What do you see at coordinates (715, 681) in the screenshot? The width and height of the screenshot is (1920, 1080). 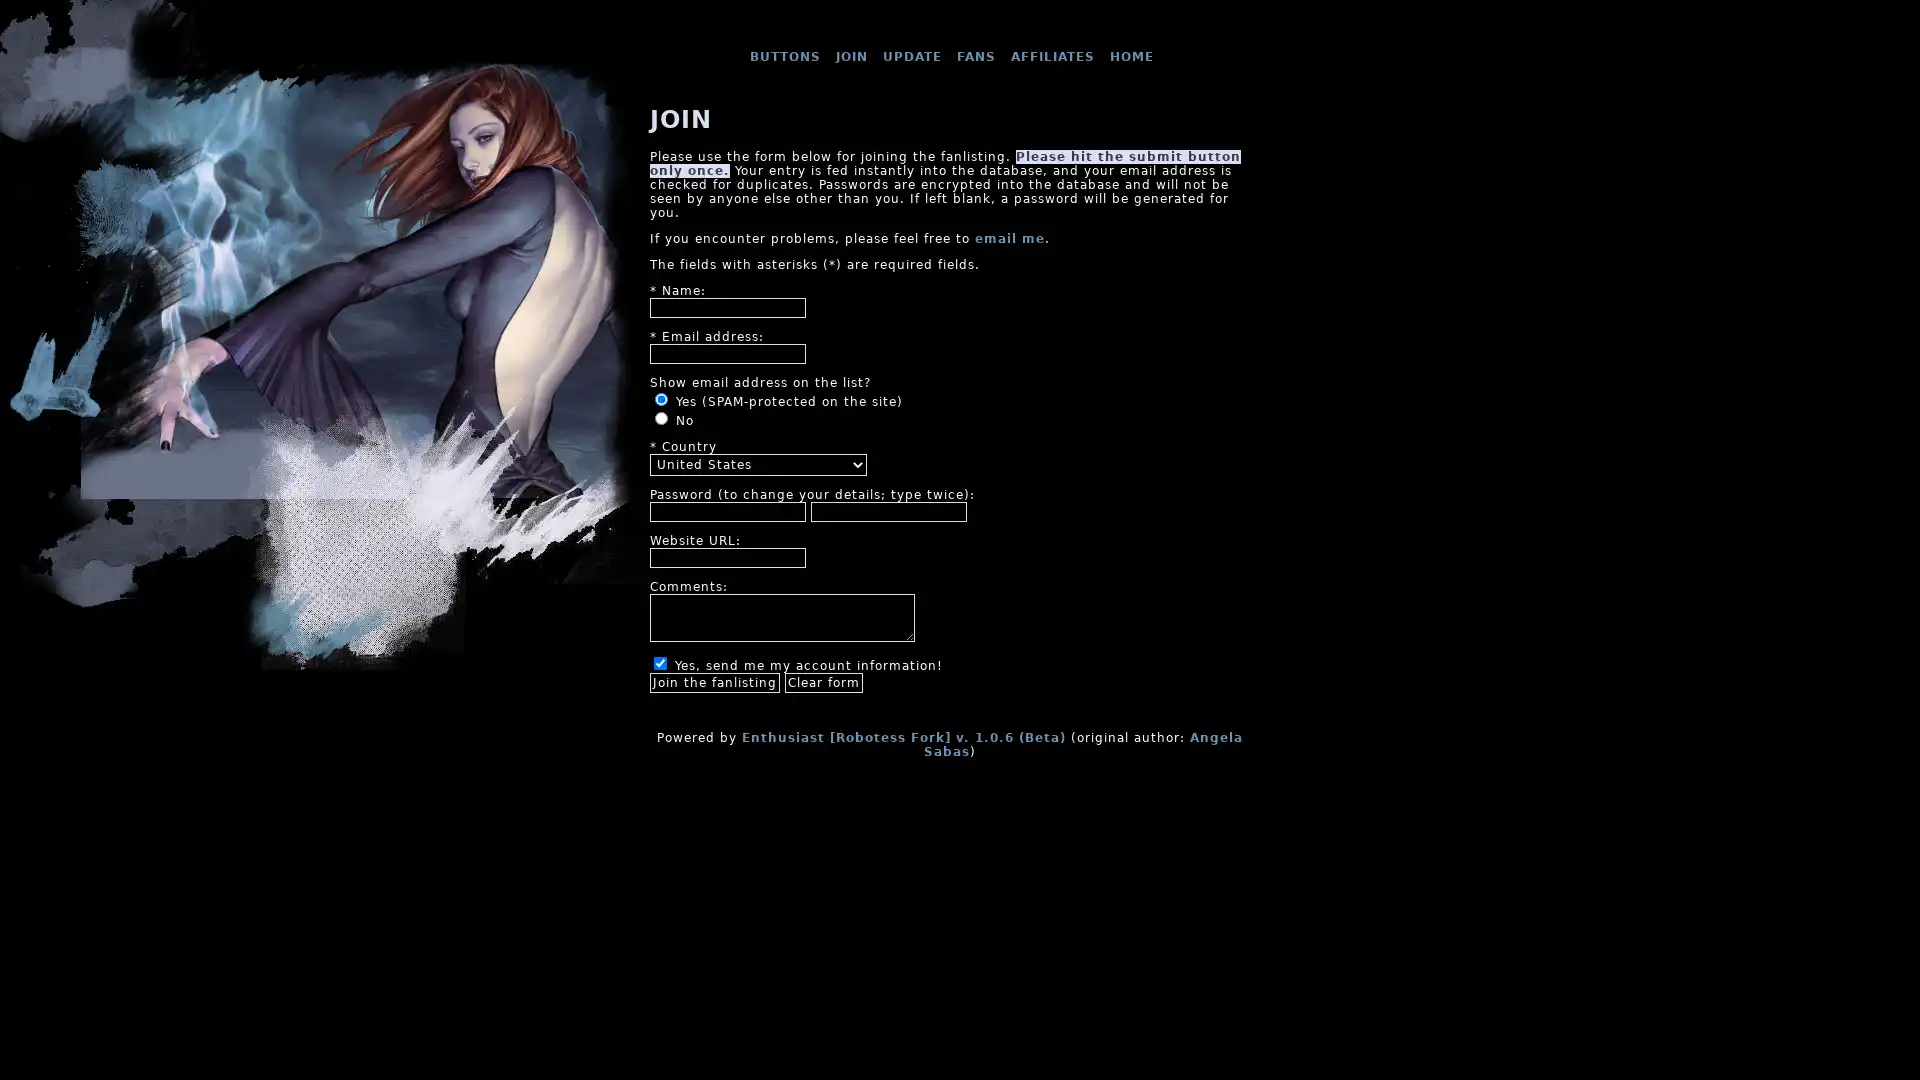 I see `Join the fanlisting` at bounding box center [715, 681].